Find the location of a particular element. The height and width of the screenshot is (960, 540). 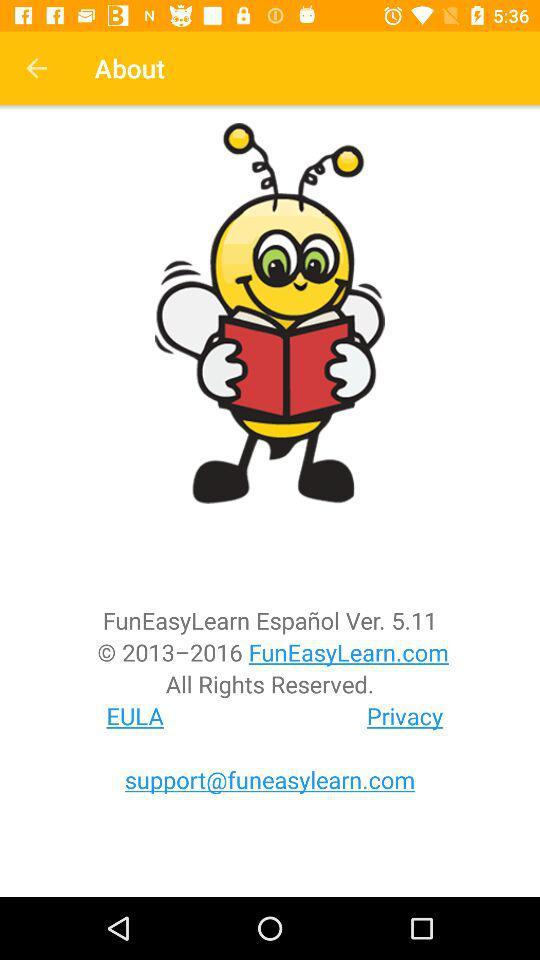

the item below the all rights reserved. item is located at coordinates (405, 716).